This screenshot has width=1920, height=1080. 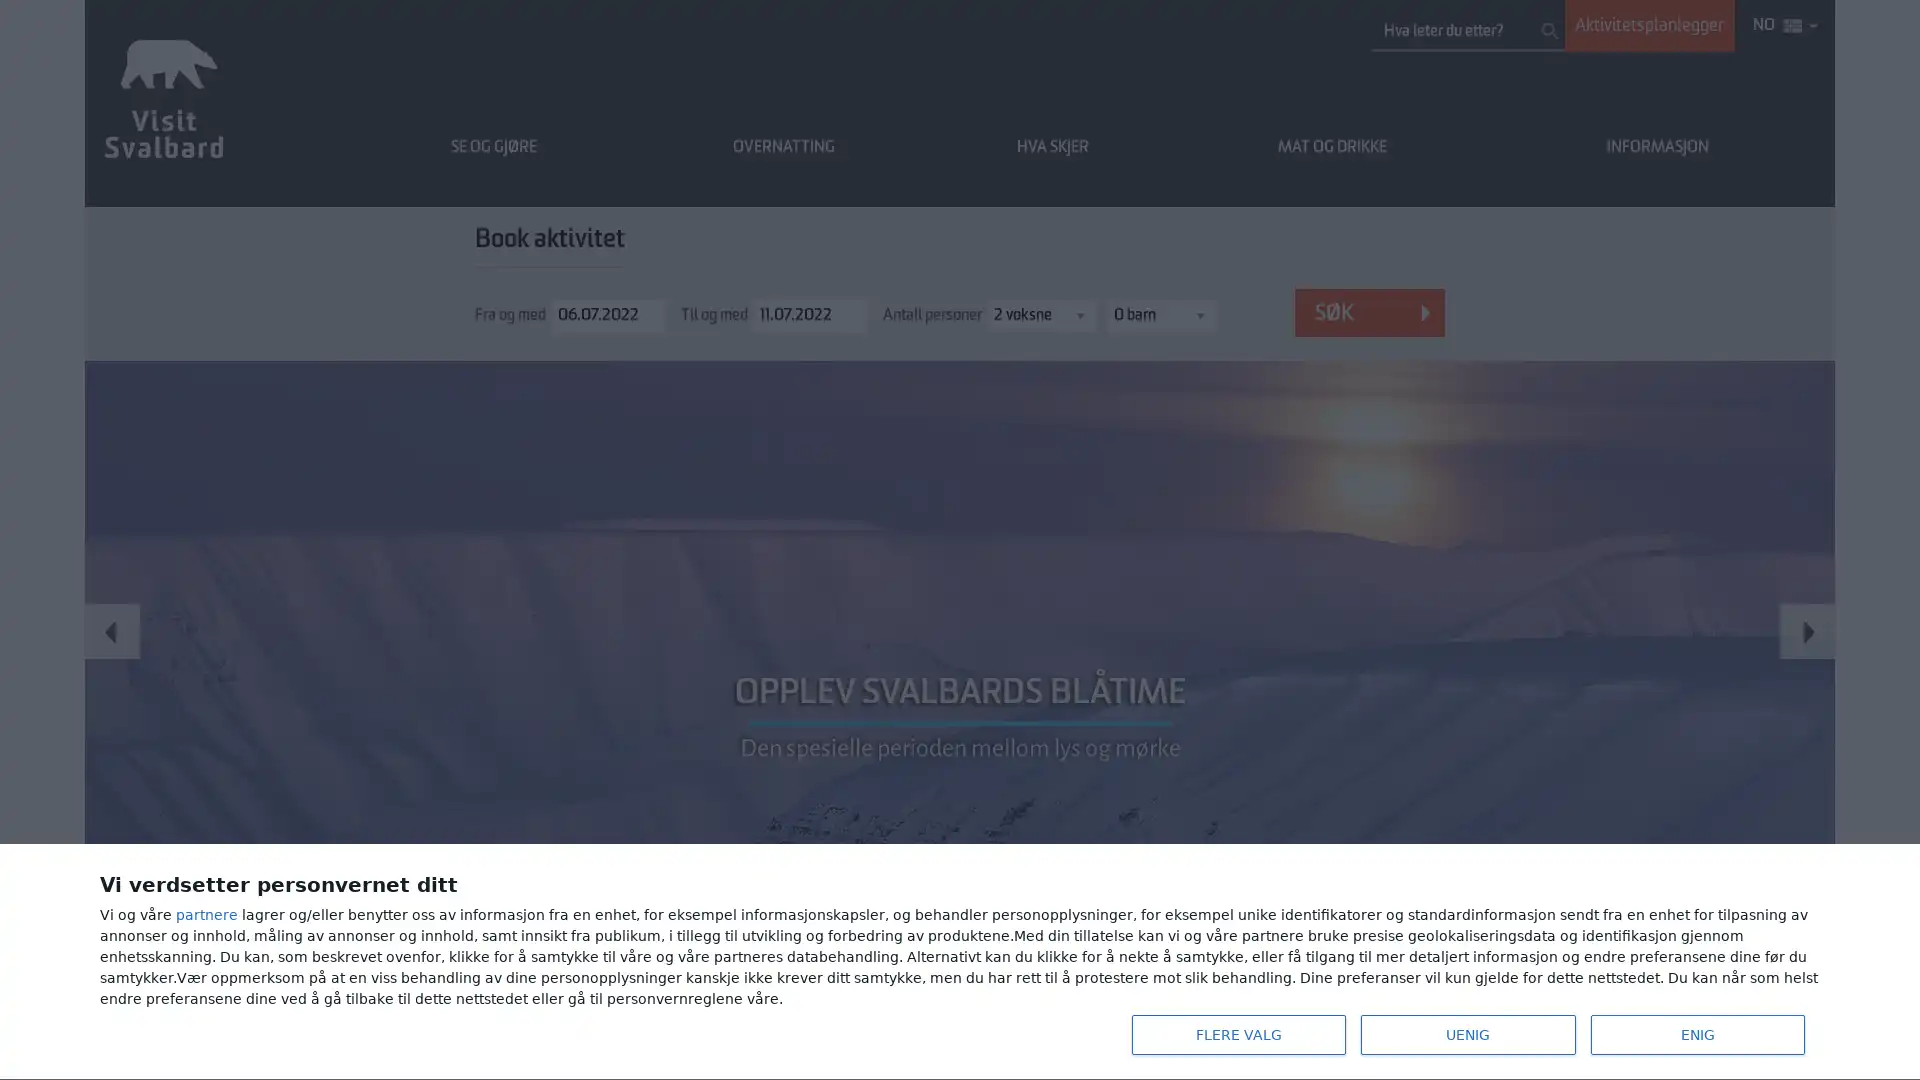 What do you see at coordinates (1468, 1034) in the screenshot?
I see `UENIG` at bounding box center [1468, 1034].